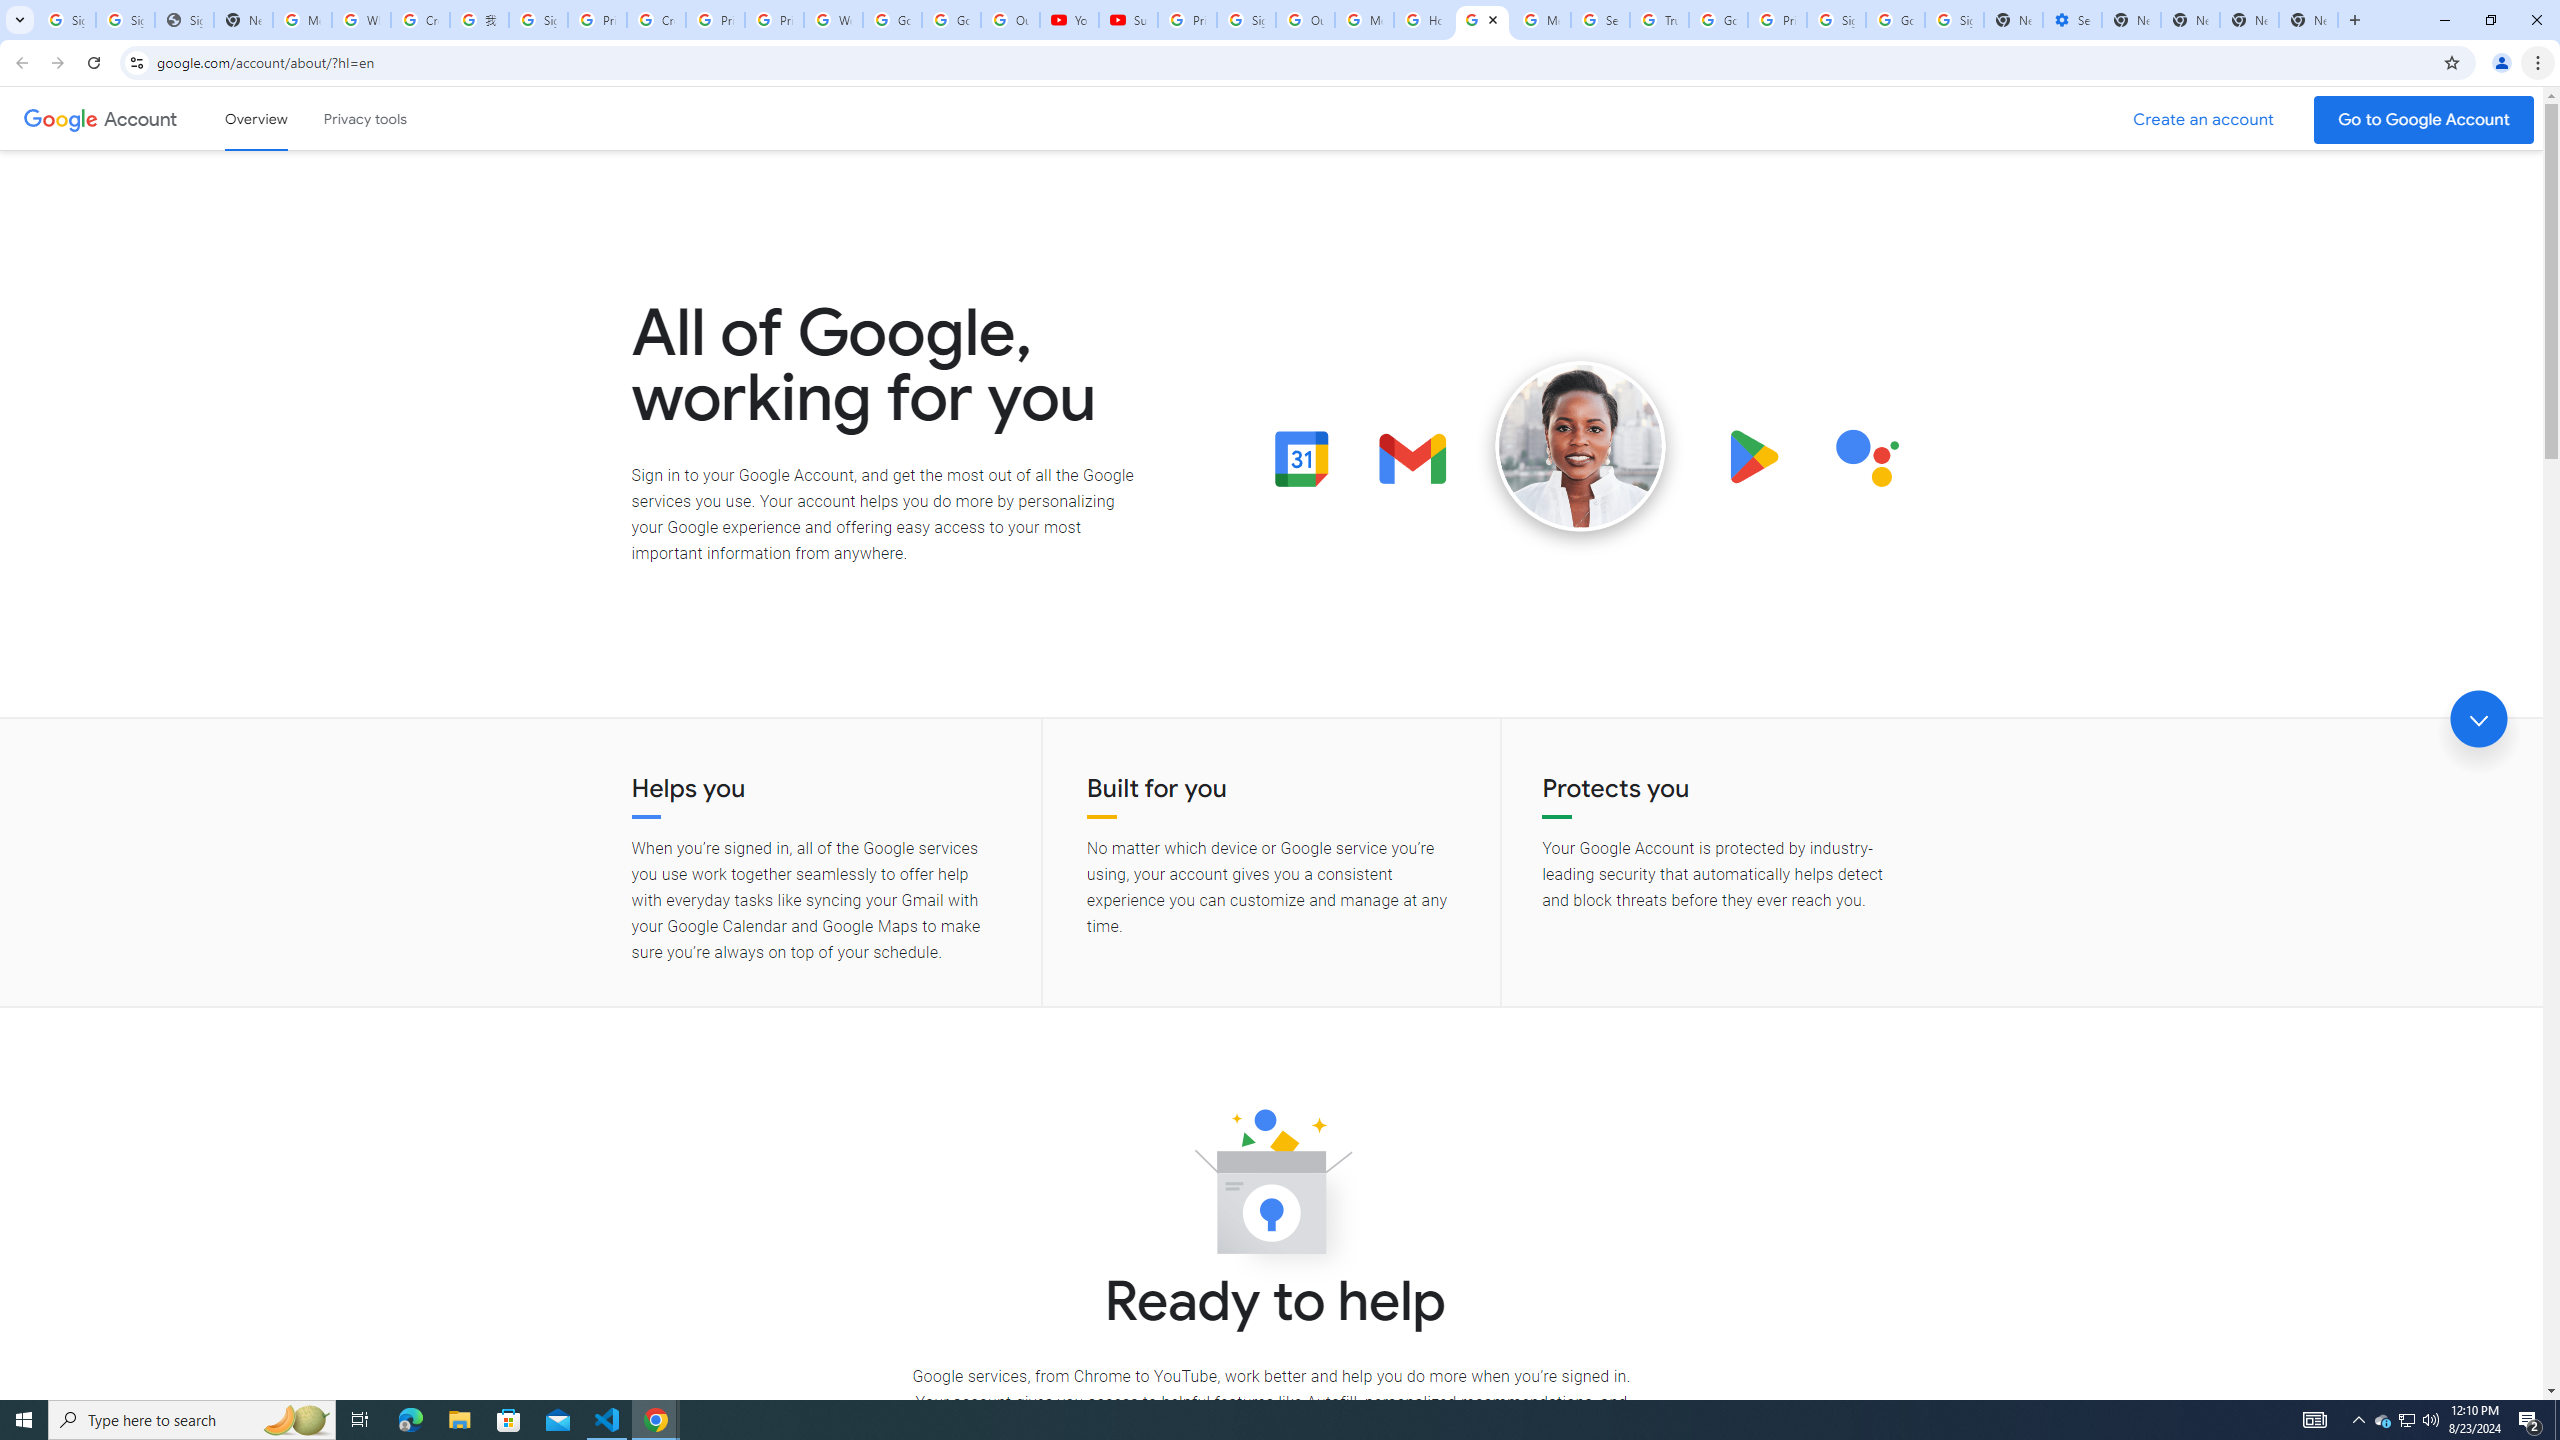 Image resolution: width=2560 pixels, height=1440 pixels. What do you see at coordinates (1599, 19) in the screenshot?
I see `'Search our Doodle Library Collection - Google Doodles'` at bounding box center [1599, 19].